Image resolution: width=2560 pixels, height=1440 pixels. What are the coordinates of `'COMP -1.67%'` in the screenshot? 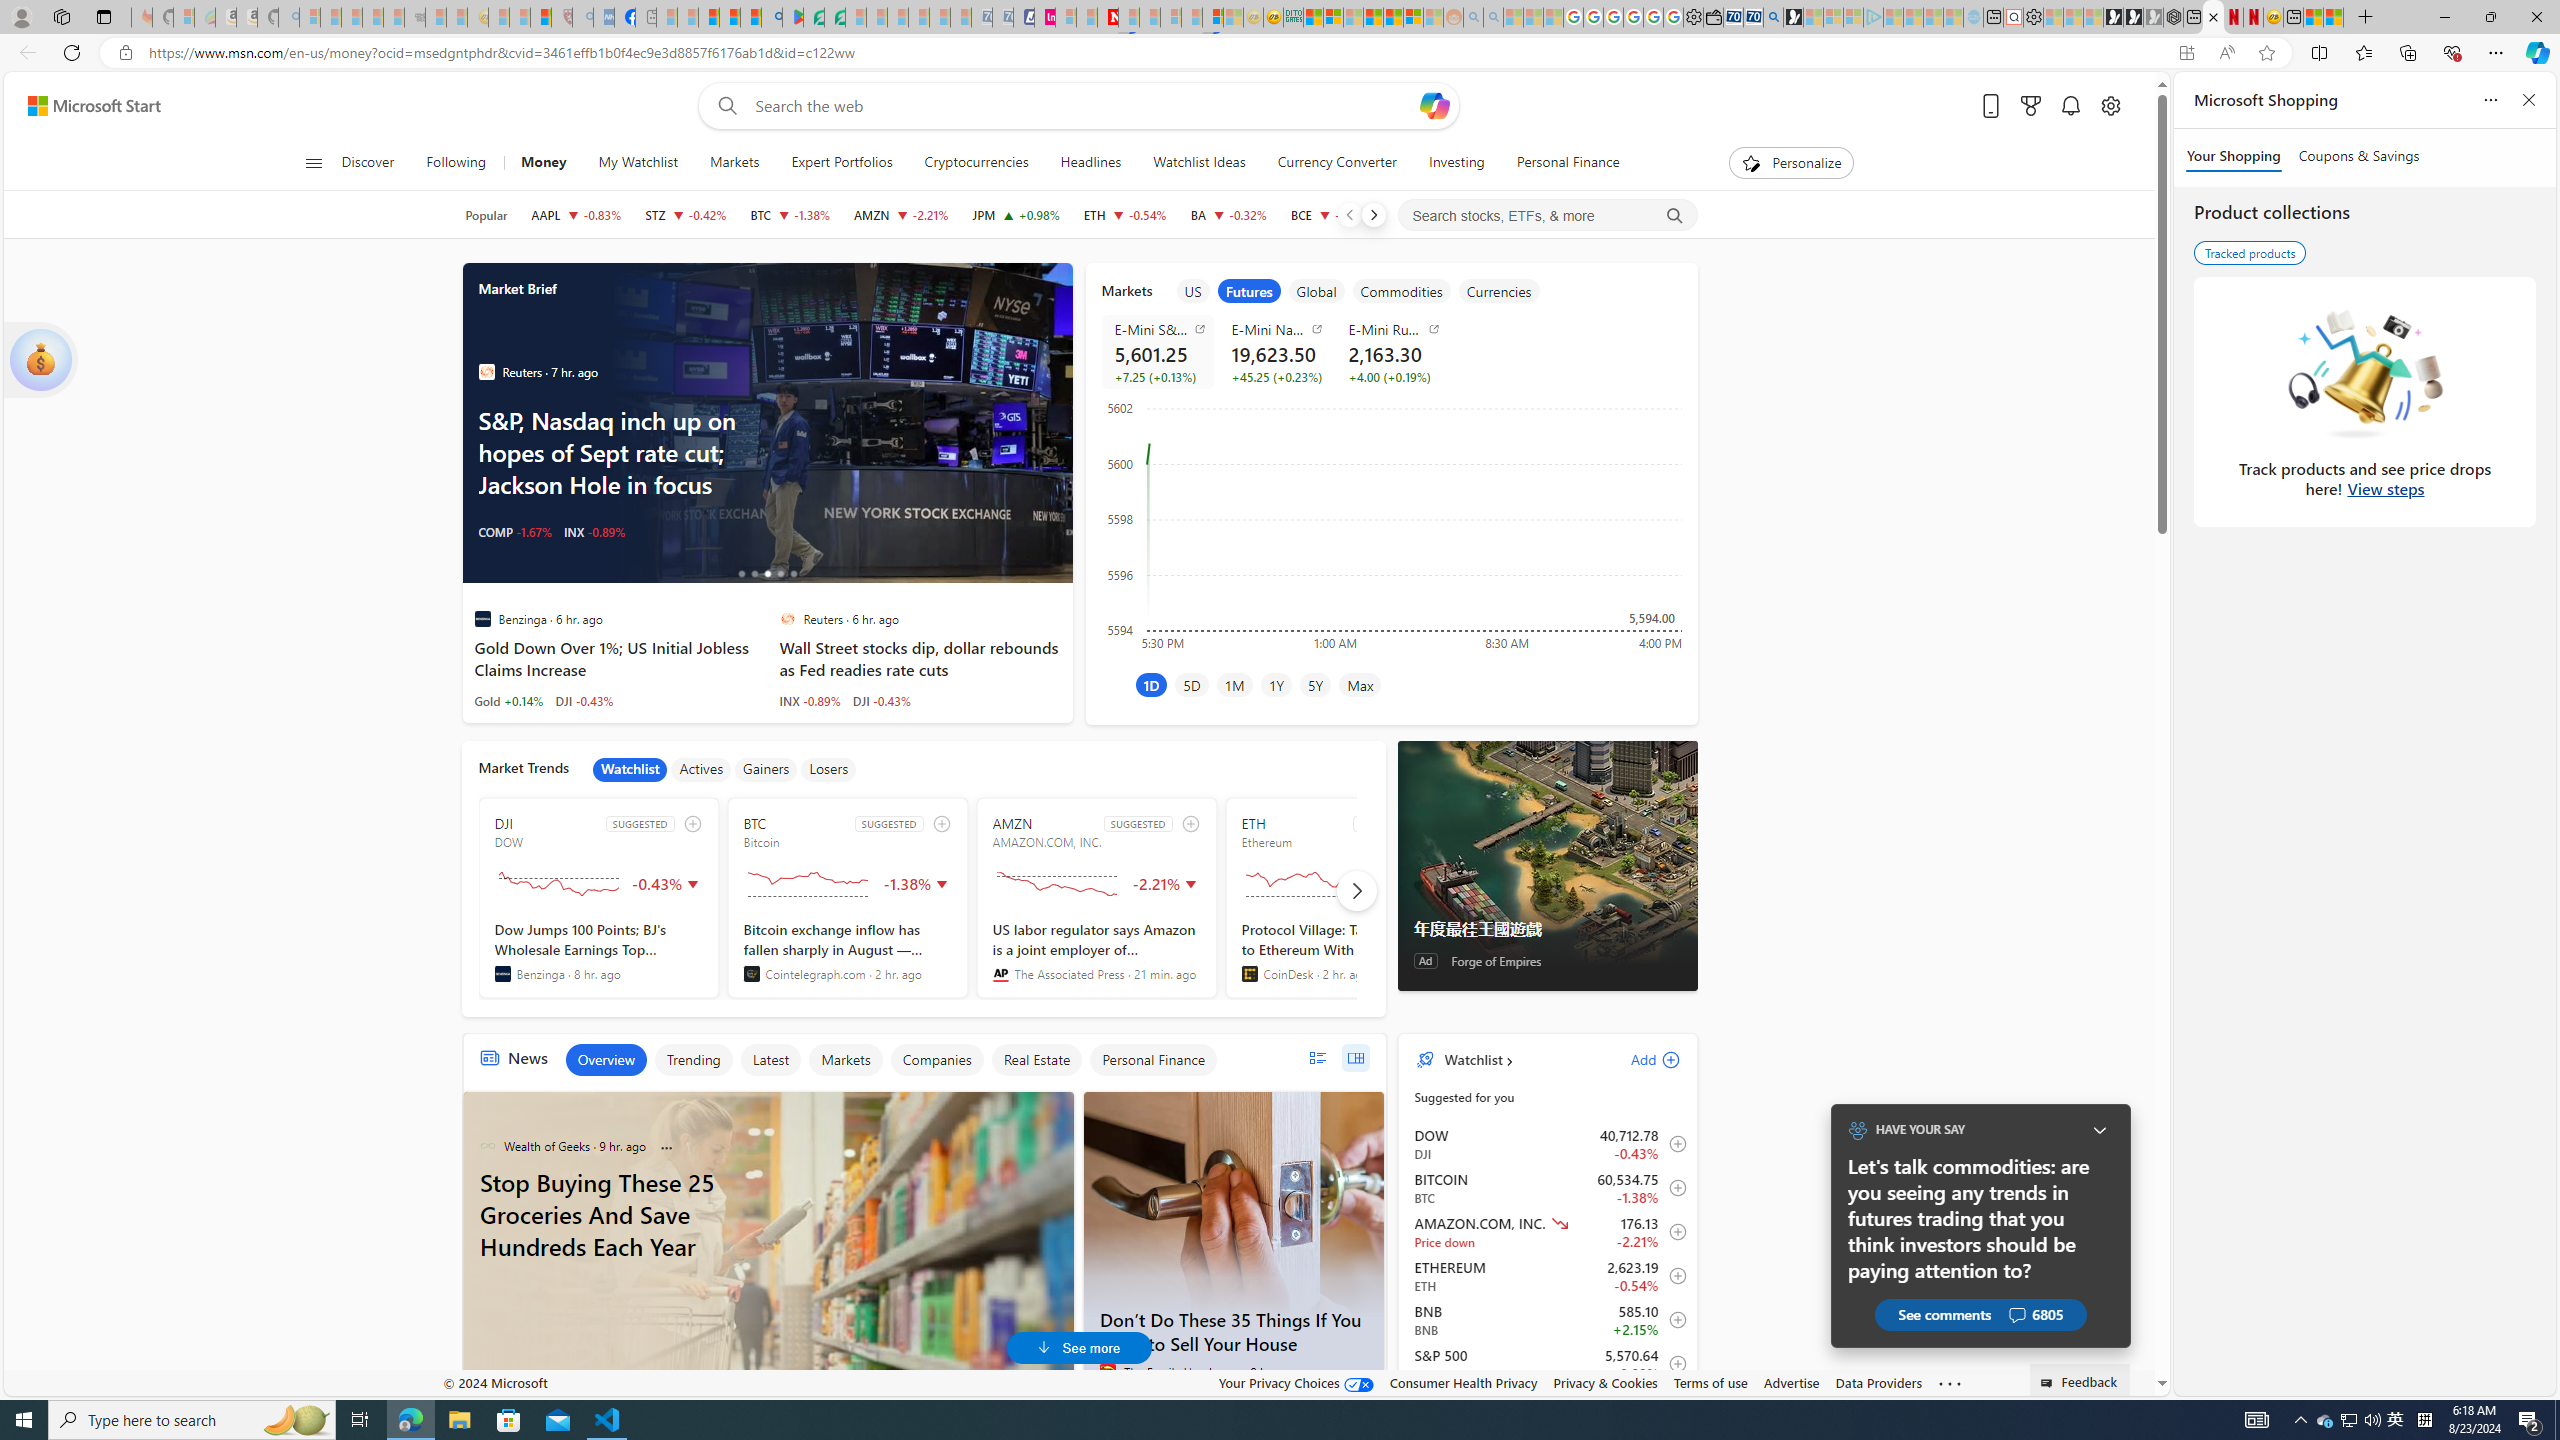 It's located at (514, 532).